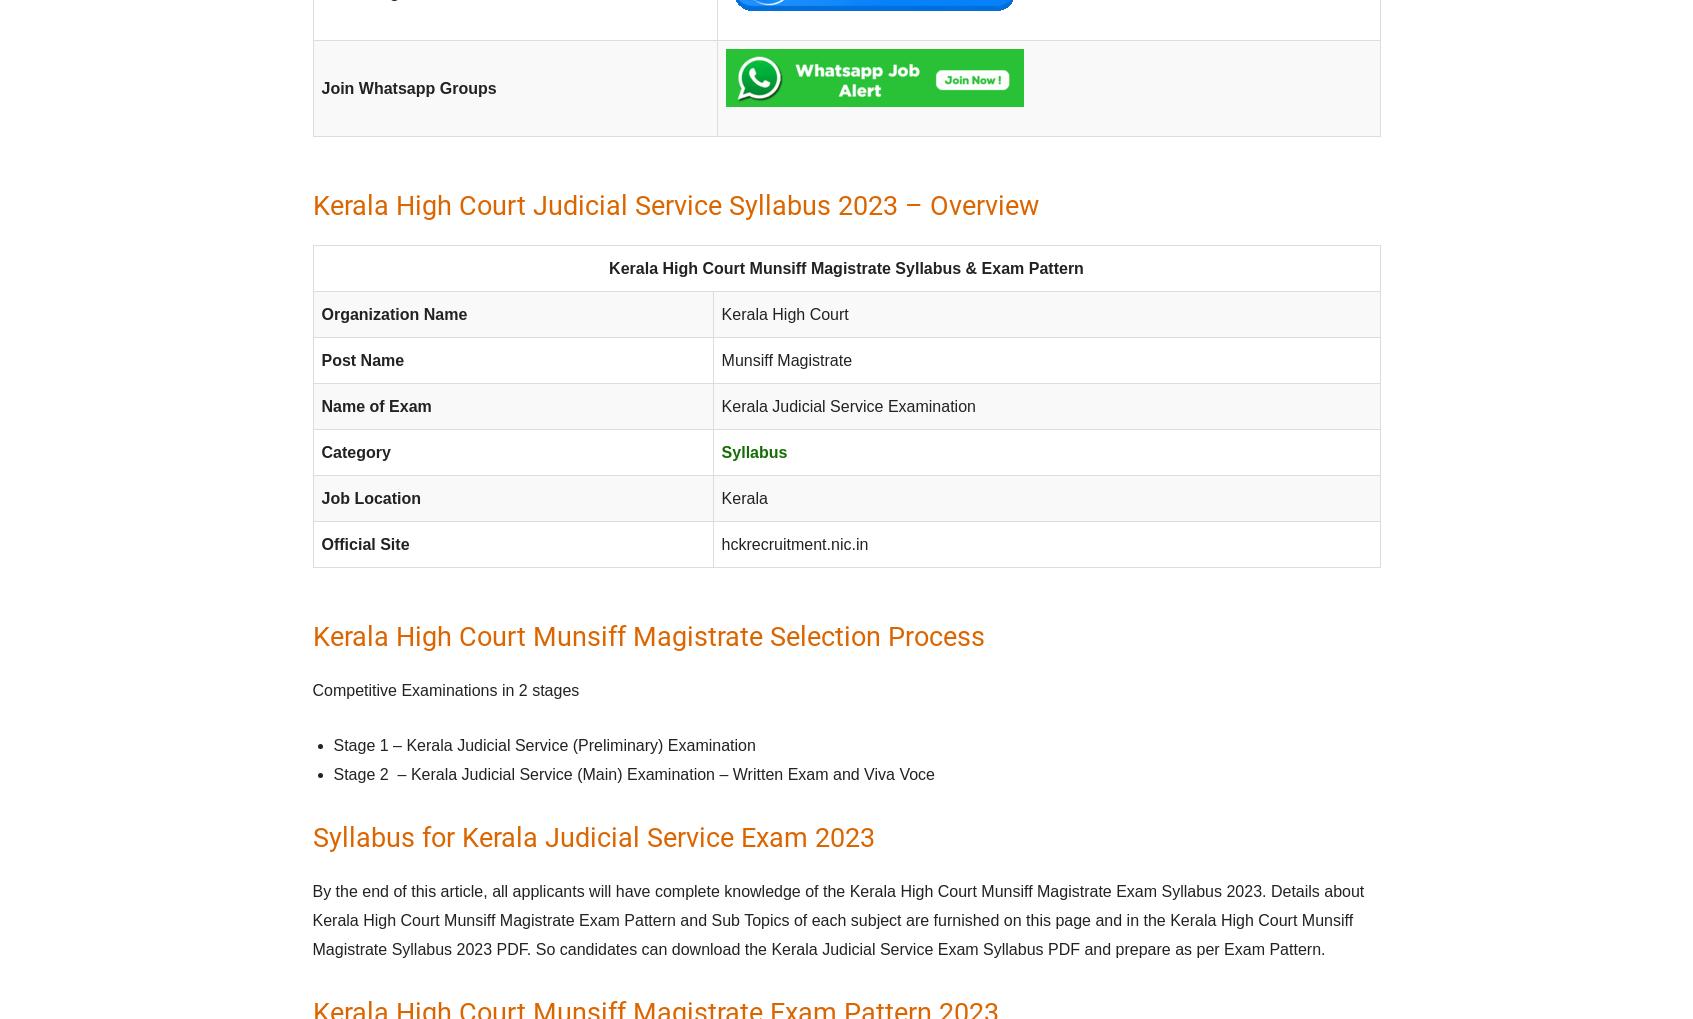 The image size is (1693, 1019). Describe the element at coordinates (319, 360) in the screenshot. I see `'Post Name'` at that location.